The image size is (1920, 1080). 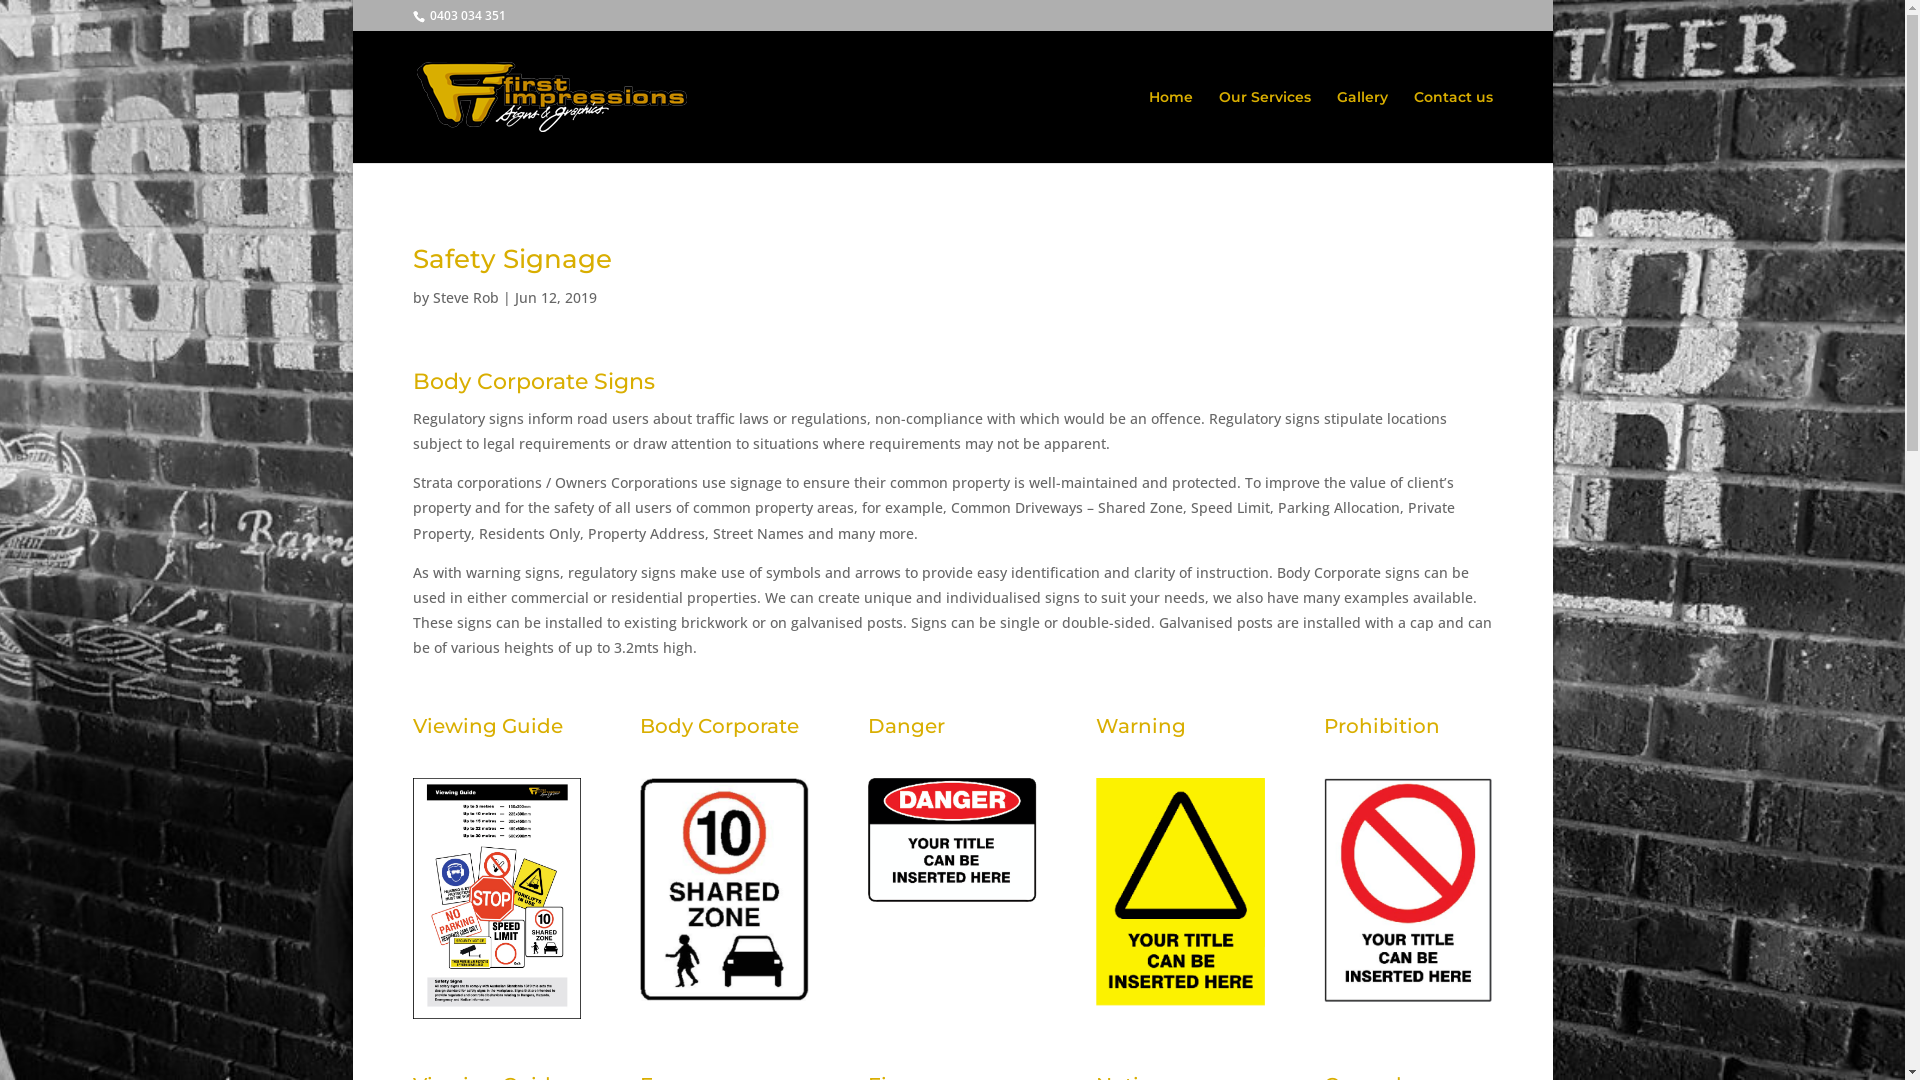 What do you see at coordinates (1453, 126) in the screenshot?
I see `'Contact us'` at bounding box center [1453, 126].